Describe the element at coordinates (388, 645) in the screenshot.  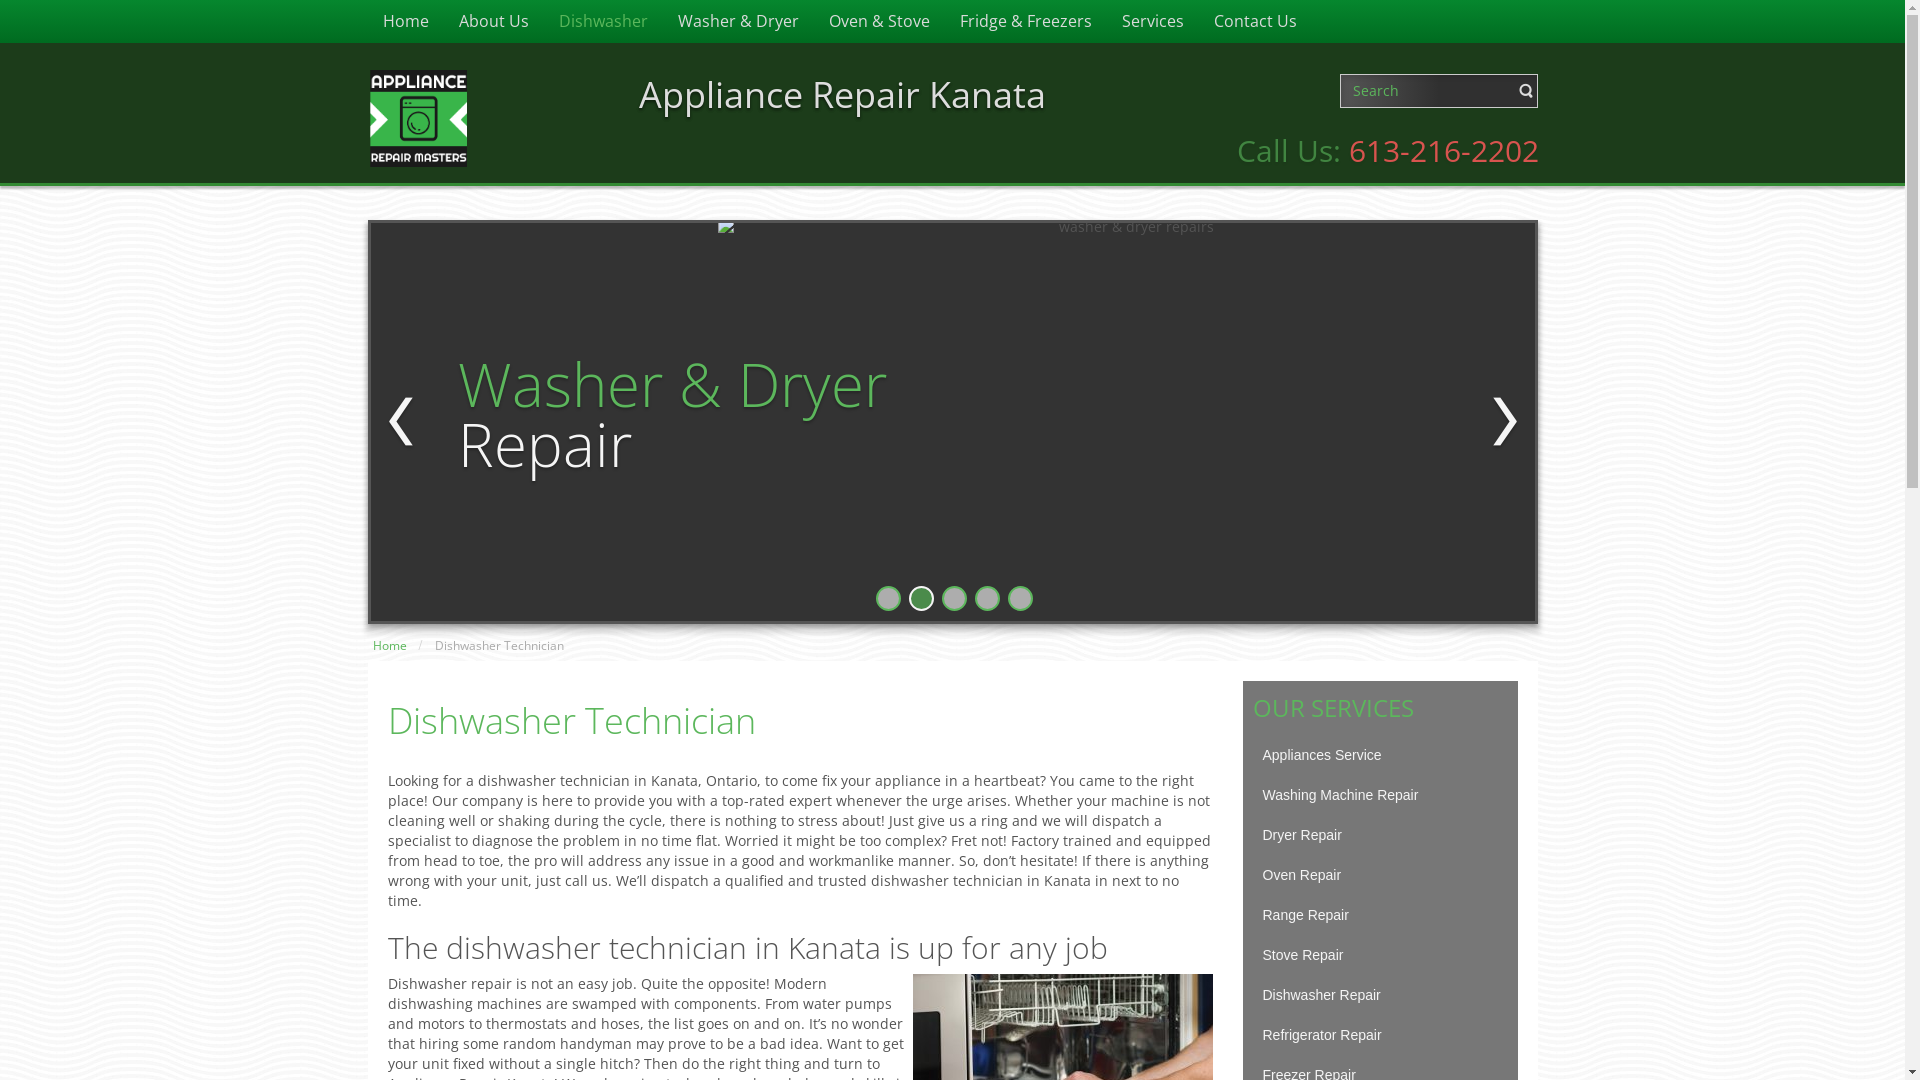
I see `'Home'` at that location.